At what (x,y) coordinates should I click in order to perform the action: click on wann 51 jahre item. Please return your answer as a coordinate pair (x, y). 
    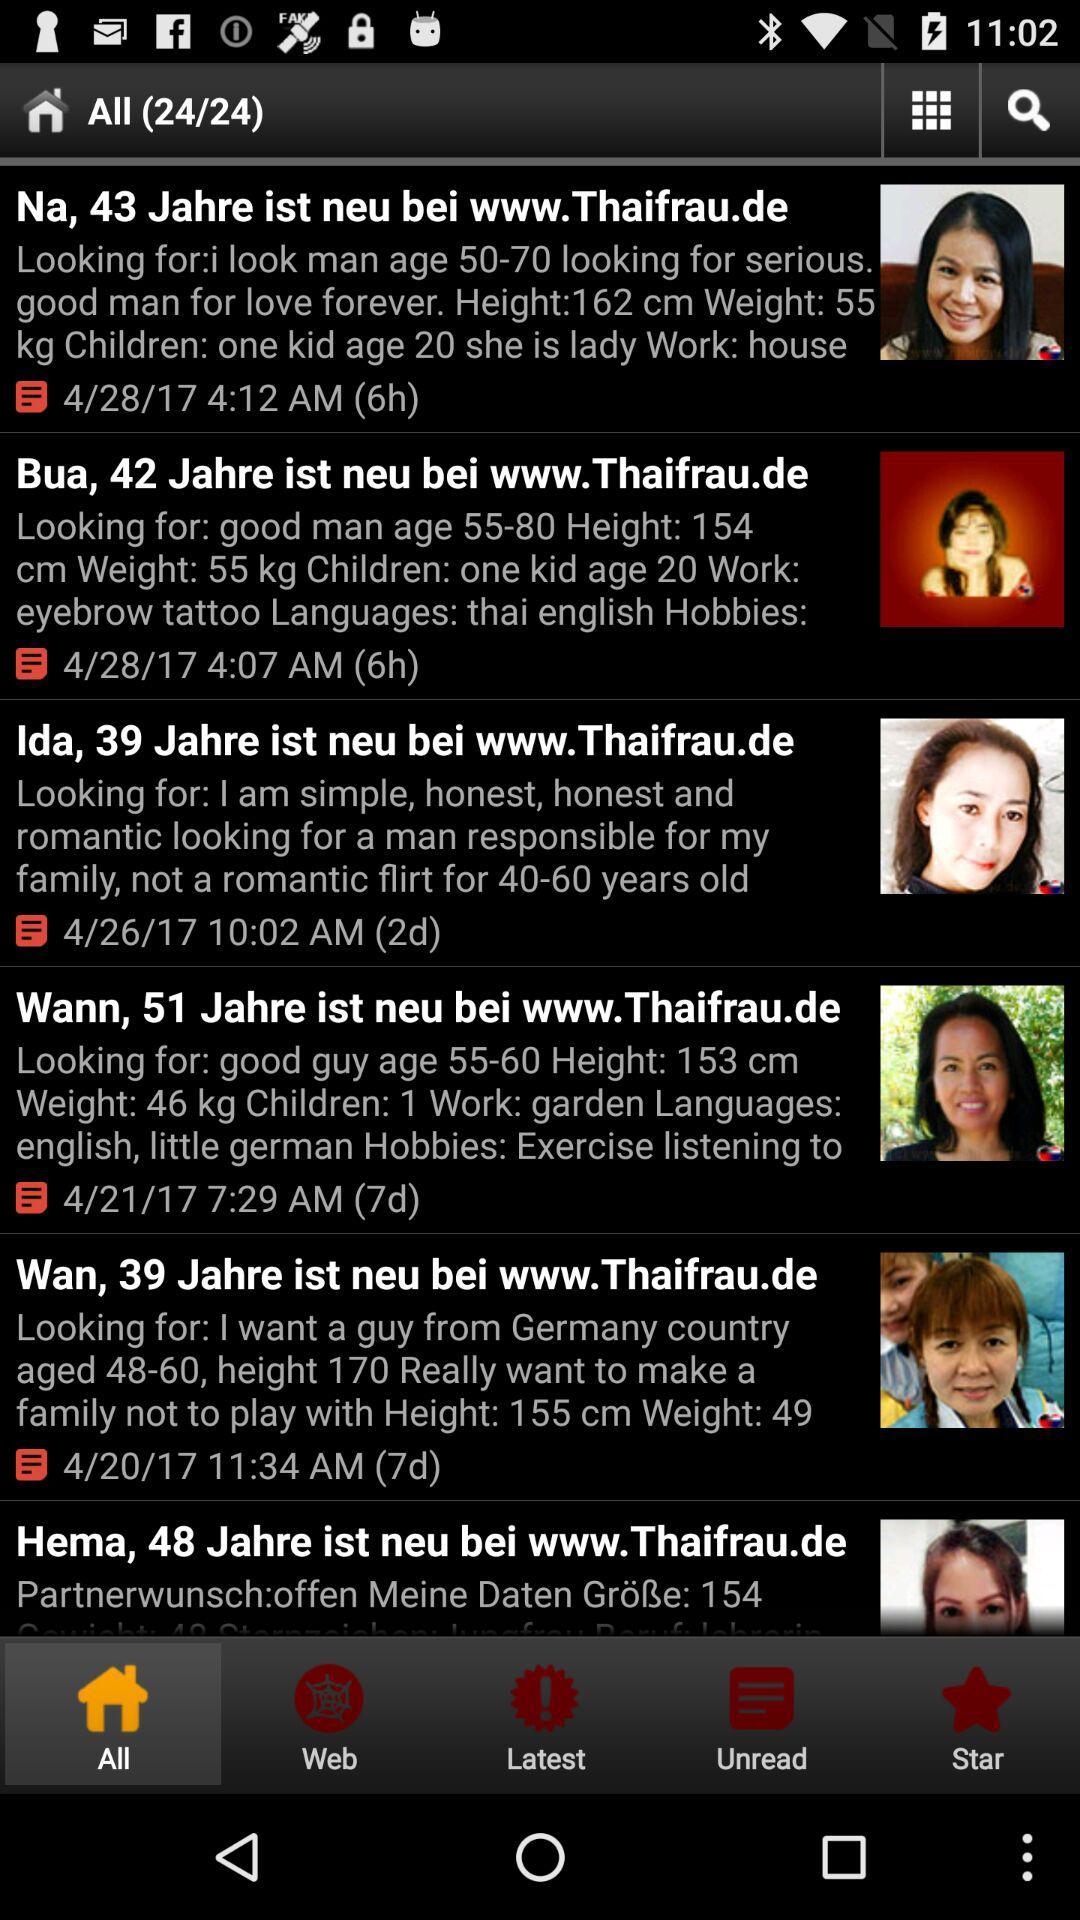
    Looking at the image, I should click on (444, 1005).